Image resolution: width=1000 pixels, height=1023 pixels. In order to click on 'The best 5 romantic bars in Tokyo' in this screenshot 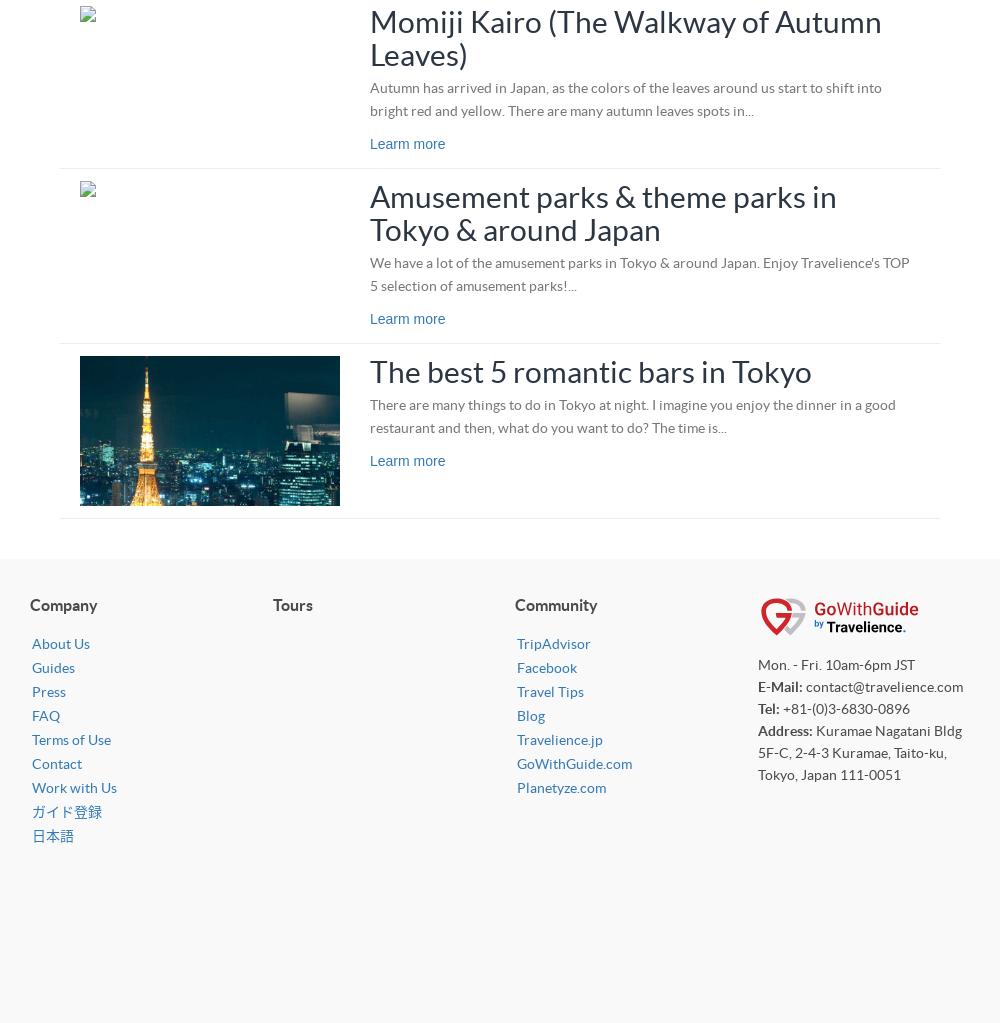, I will do `click(368, 370)`.